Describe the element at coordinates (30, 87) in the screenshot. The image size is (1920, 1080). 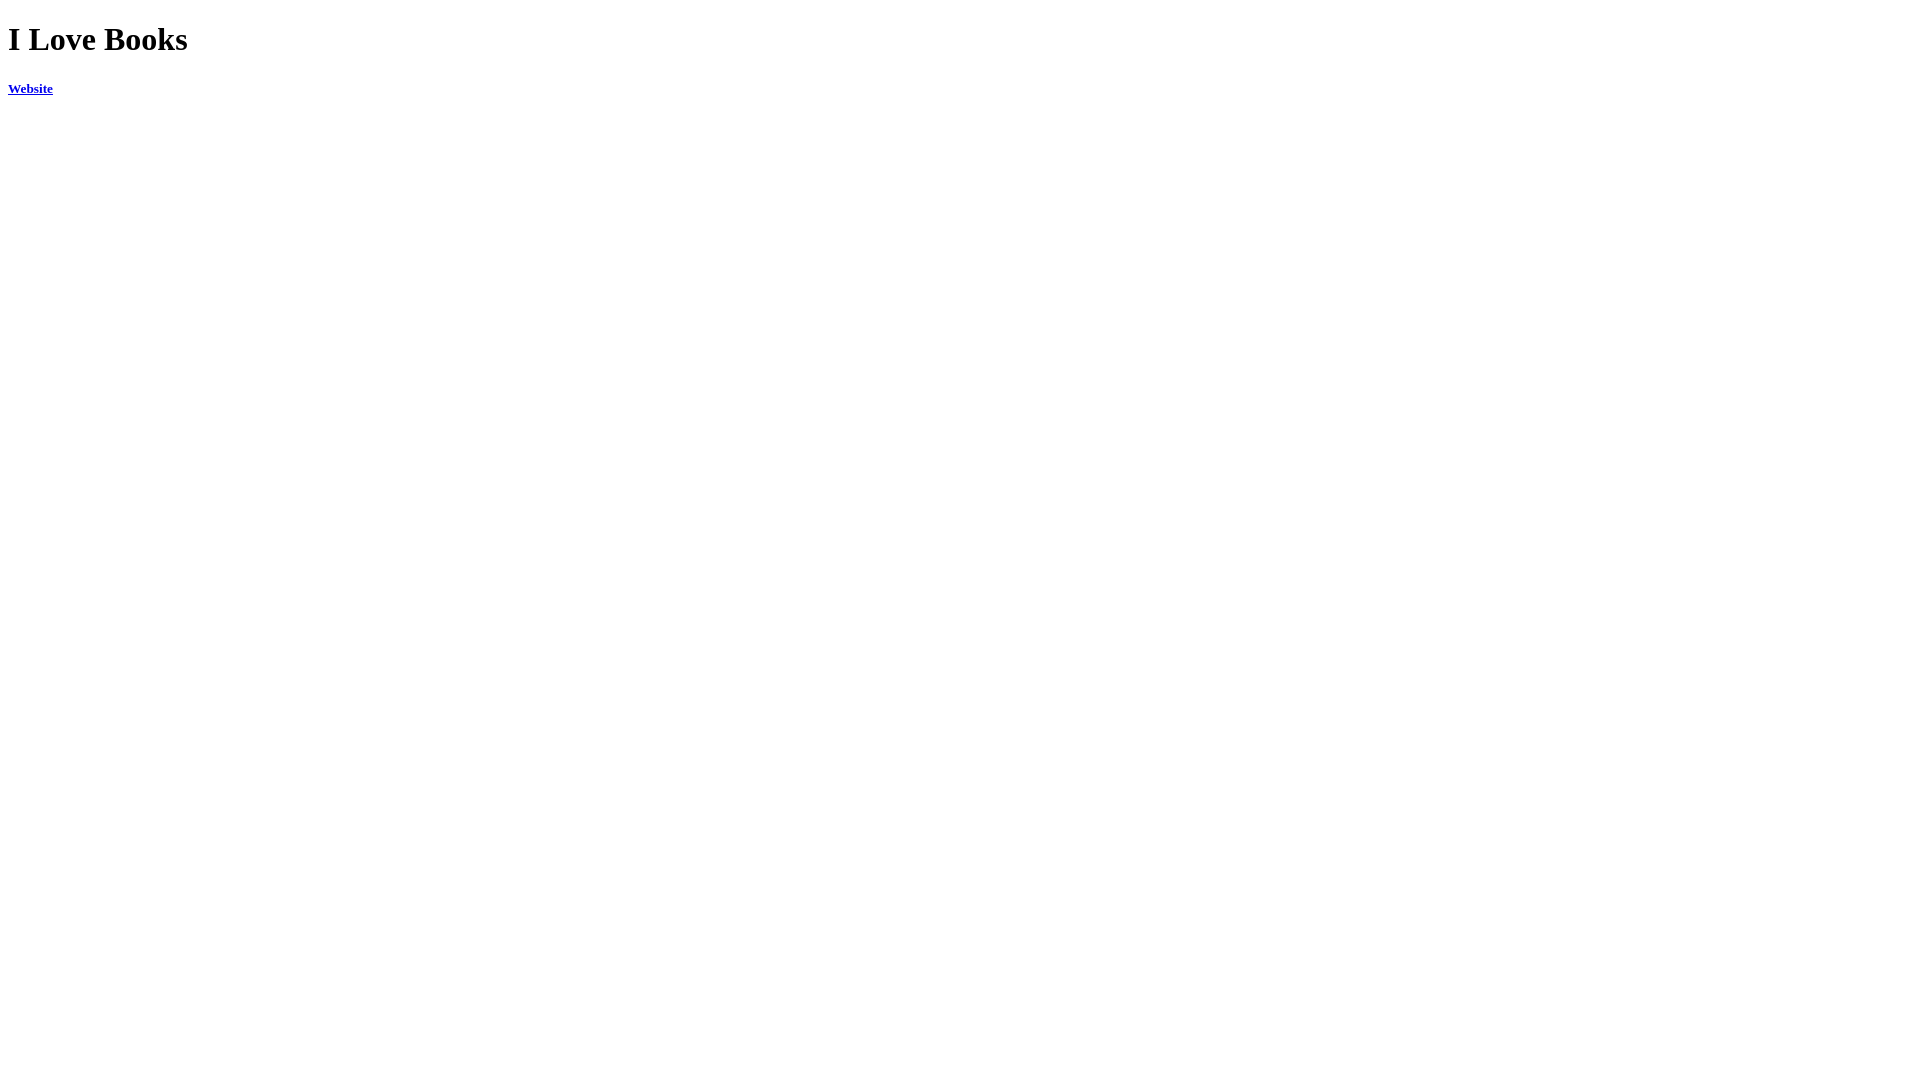
I see `'Website'` at that location.